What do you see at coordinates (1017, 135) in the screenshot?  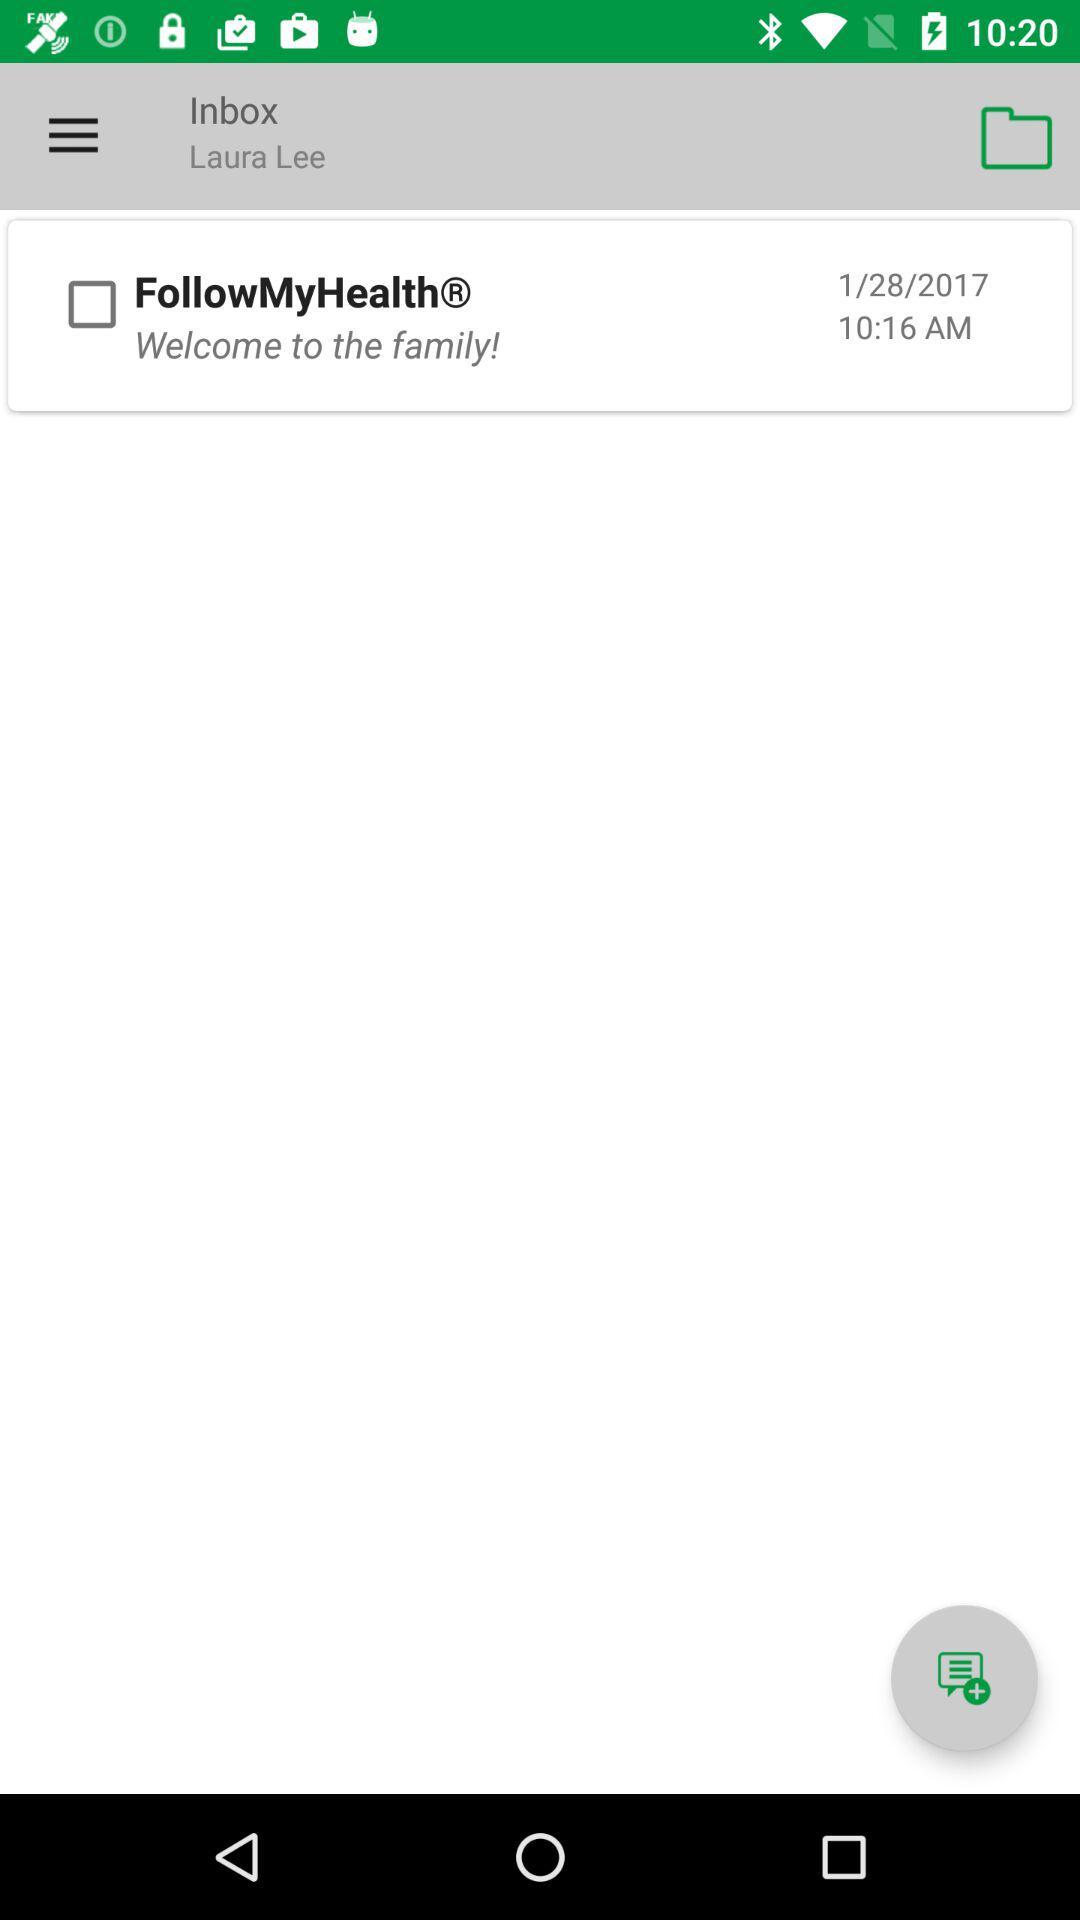 I see `icon above 1/28/2017 item` at bounding box center [1017, 135].